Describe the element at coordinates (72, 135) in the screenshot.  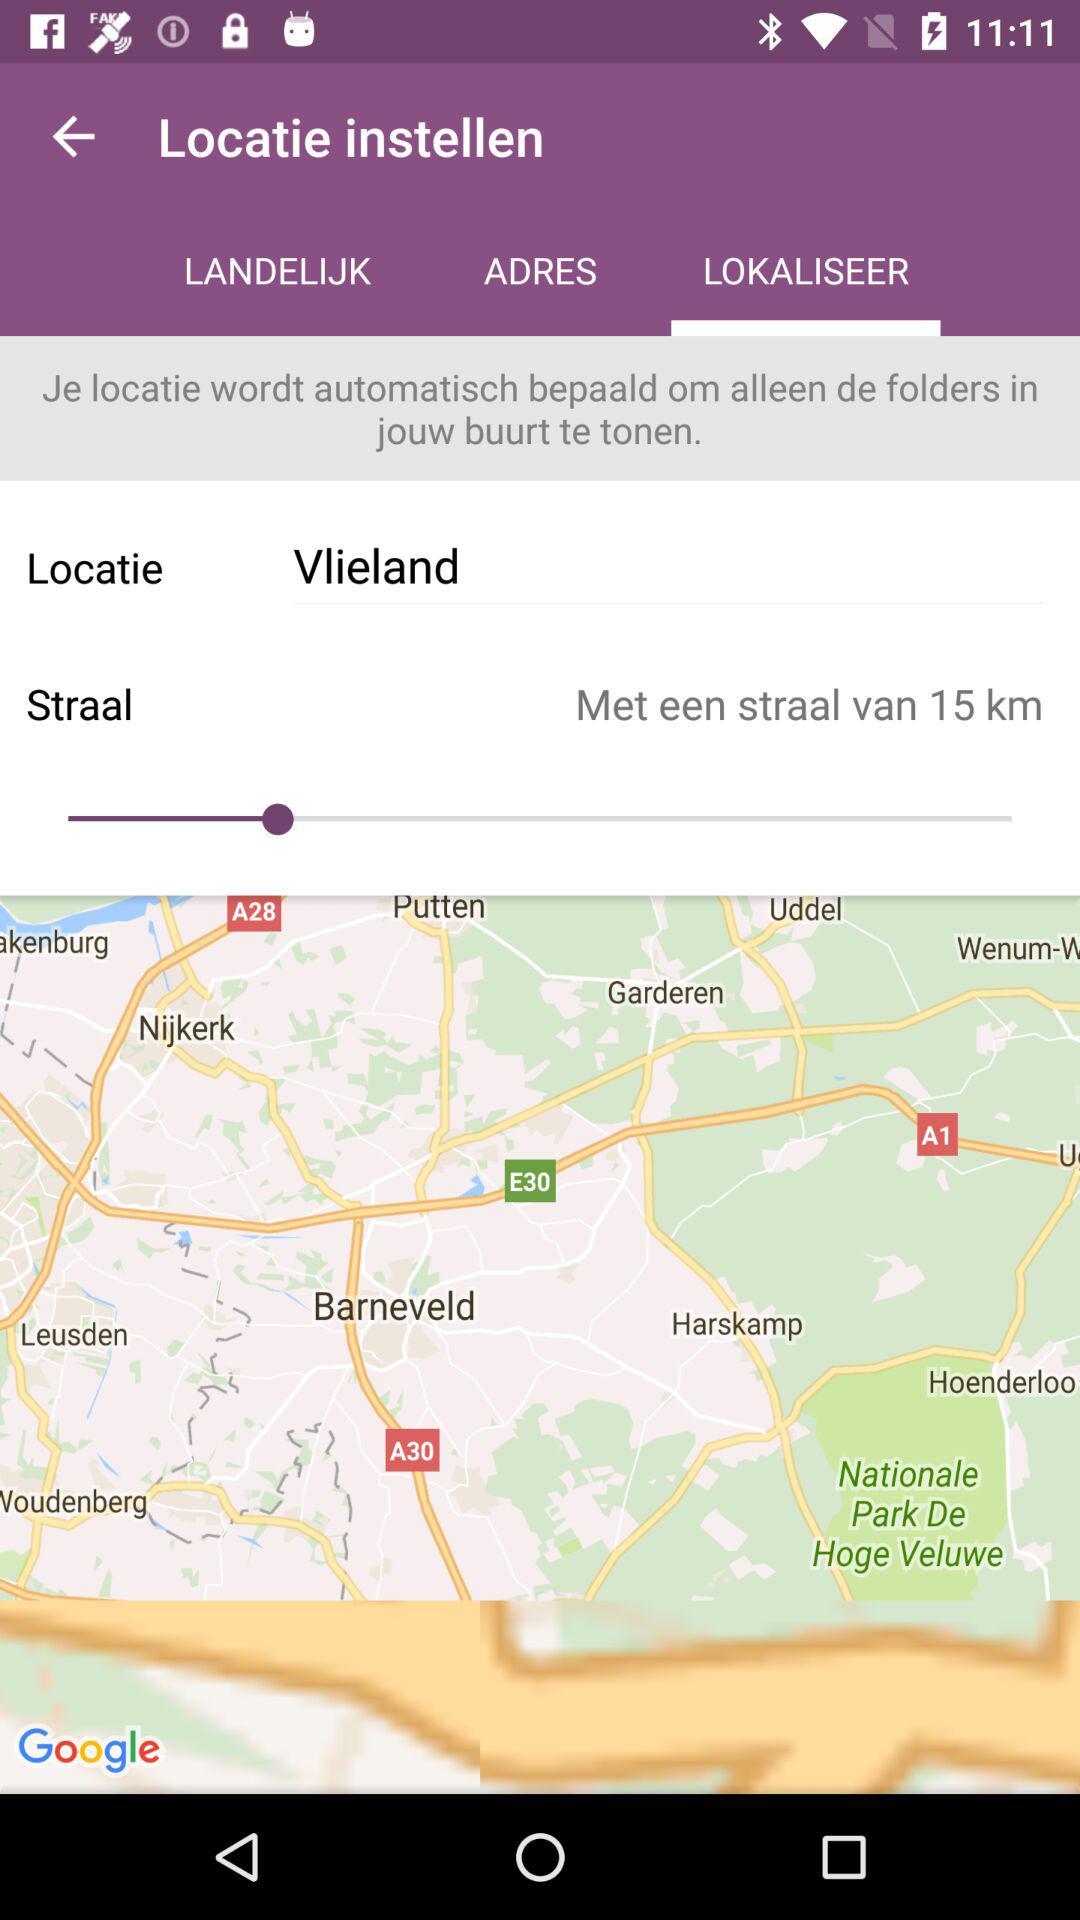
I see `icon next to the landelijk icon` at that location.